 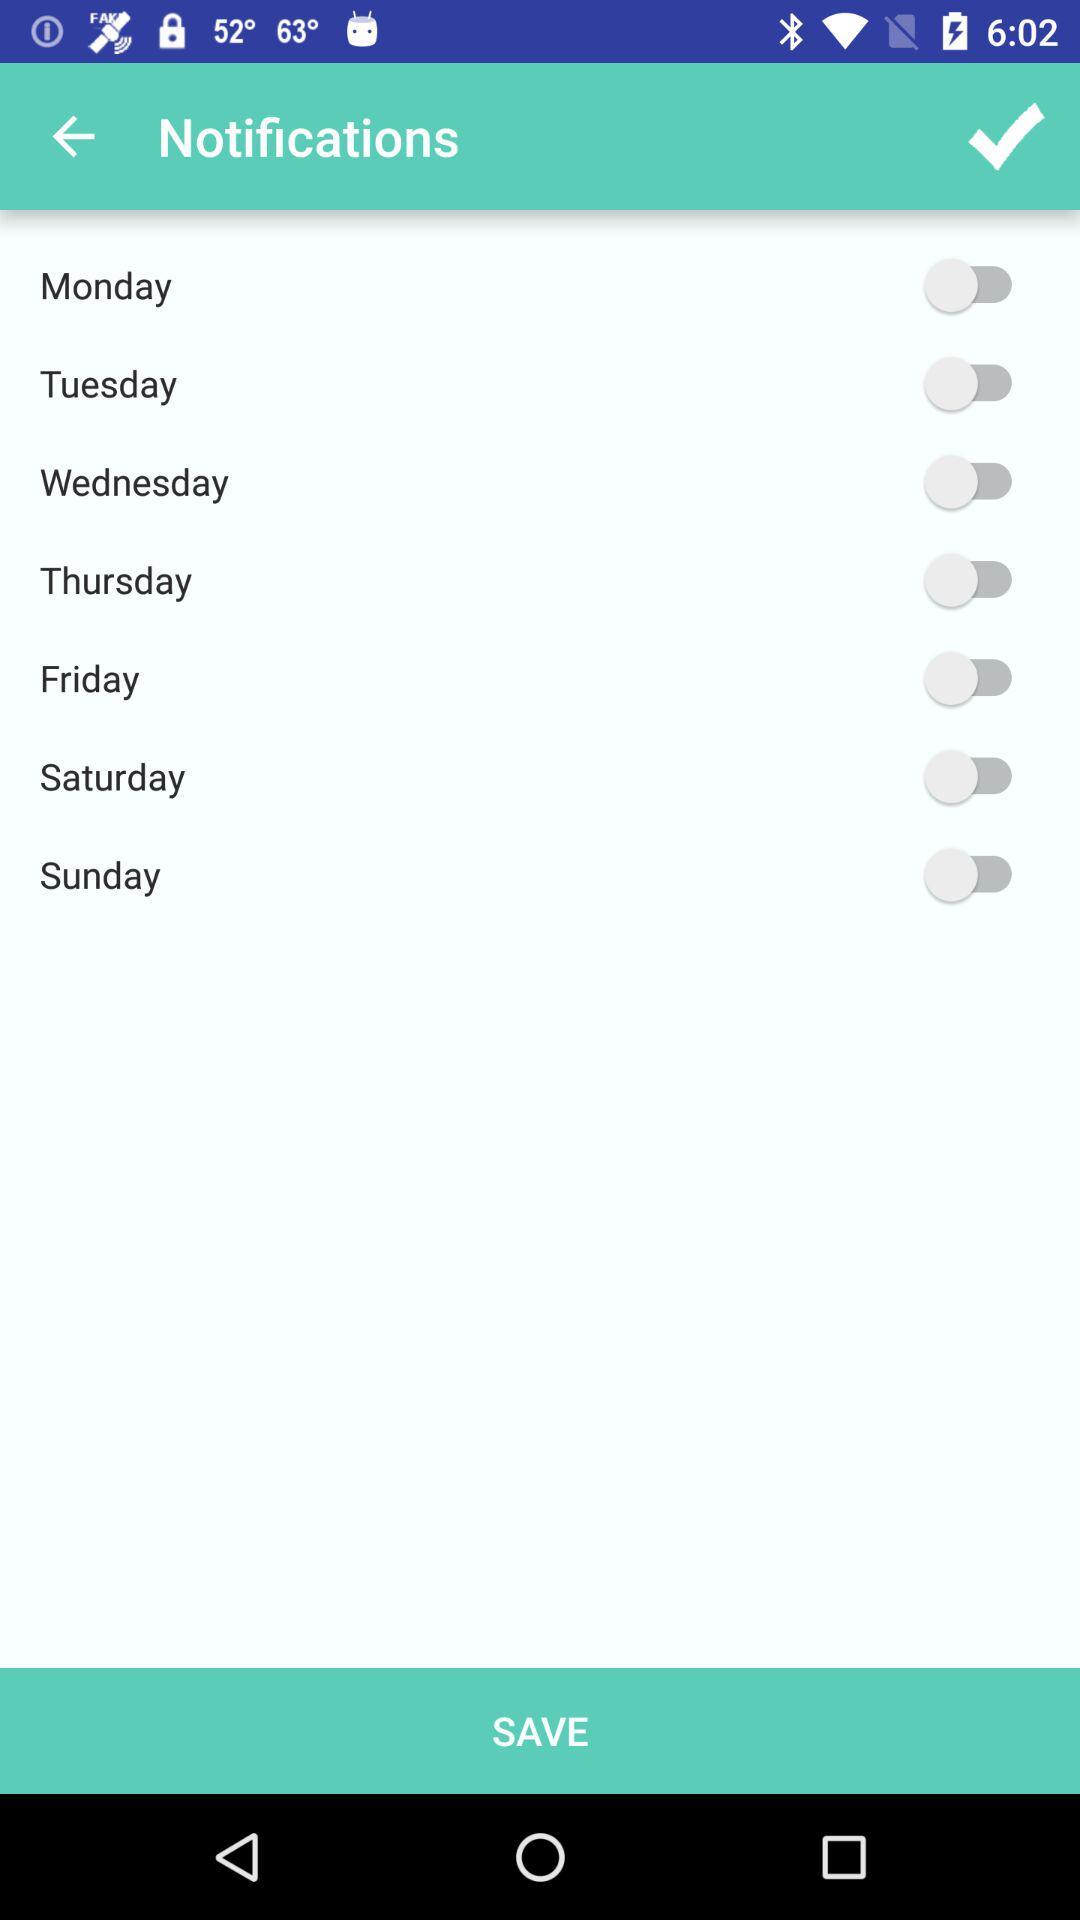 I want to click on wednesday option, so click(x=872, y=481).